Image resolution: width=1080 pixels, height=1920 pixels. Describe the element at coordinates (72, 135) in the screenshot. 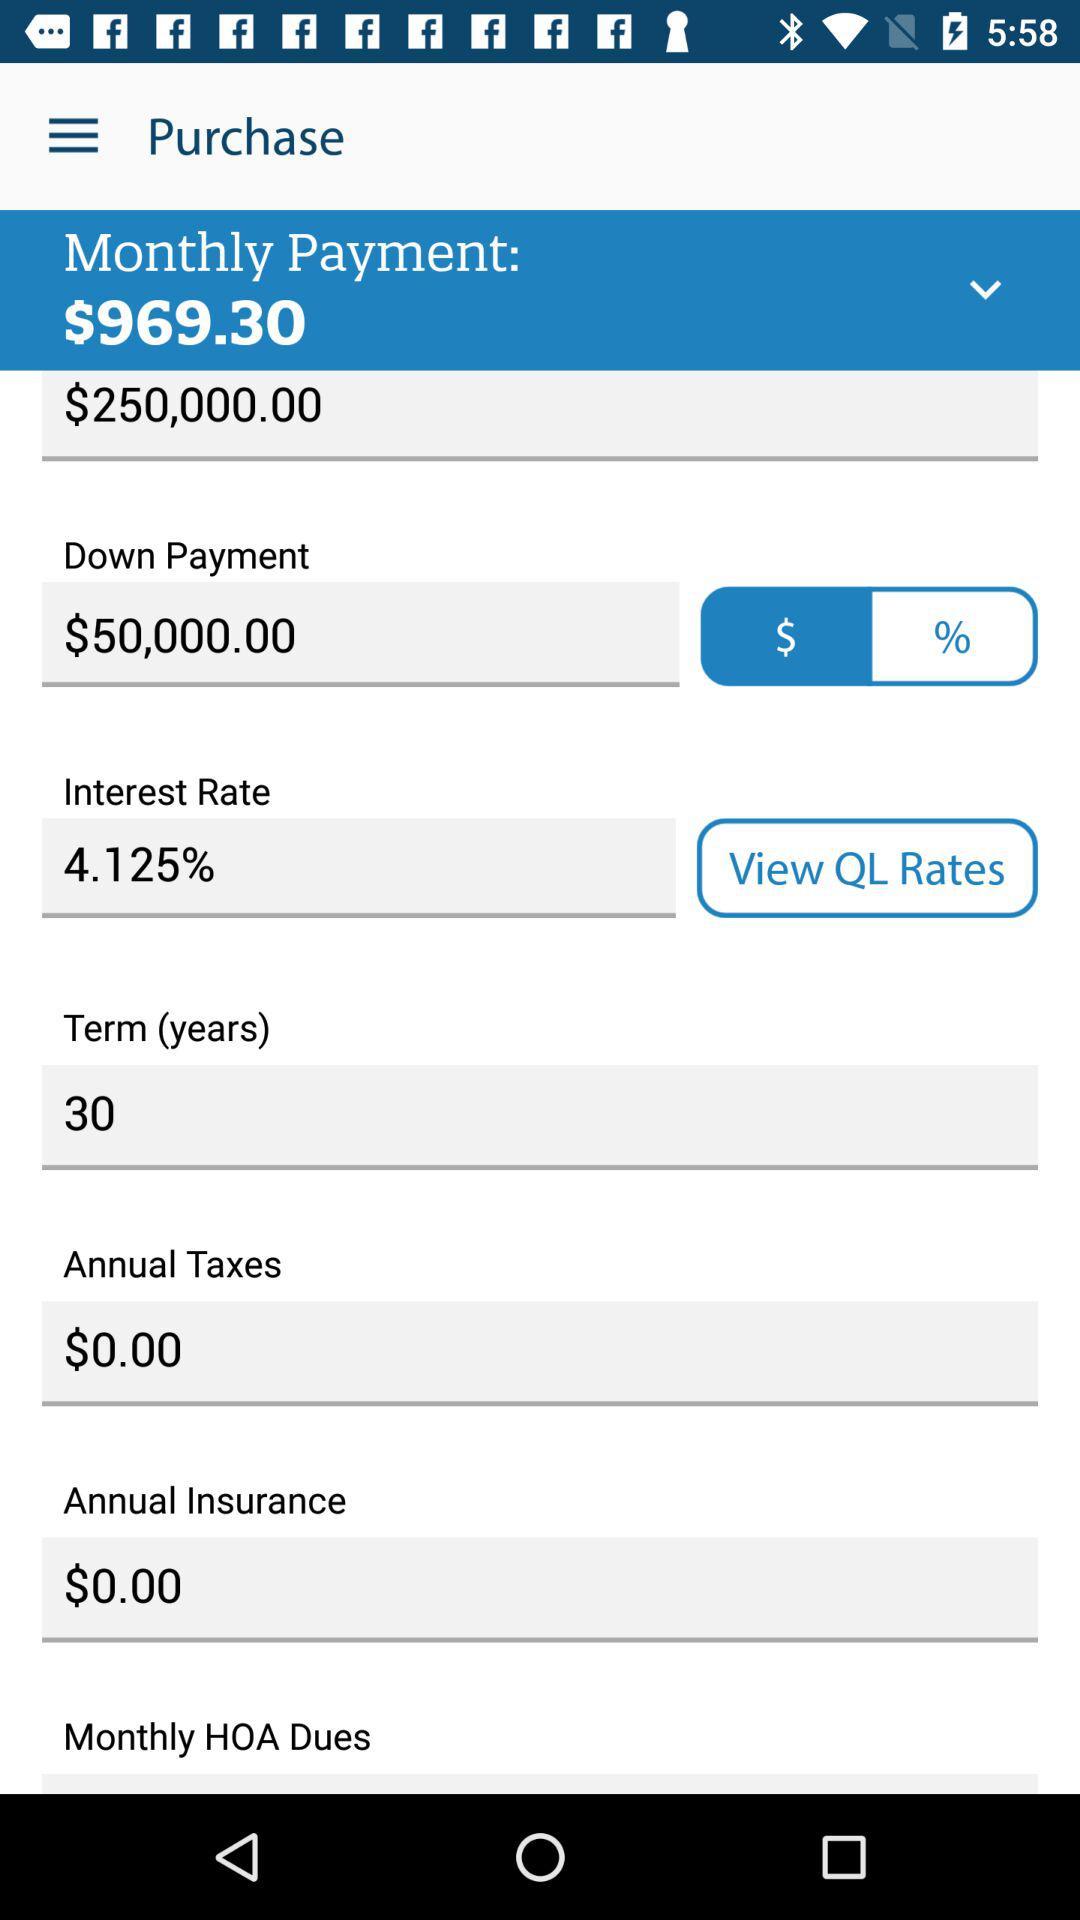

I see `the item next to the purchase` at that location.